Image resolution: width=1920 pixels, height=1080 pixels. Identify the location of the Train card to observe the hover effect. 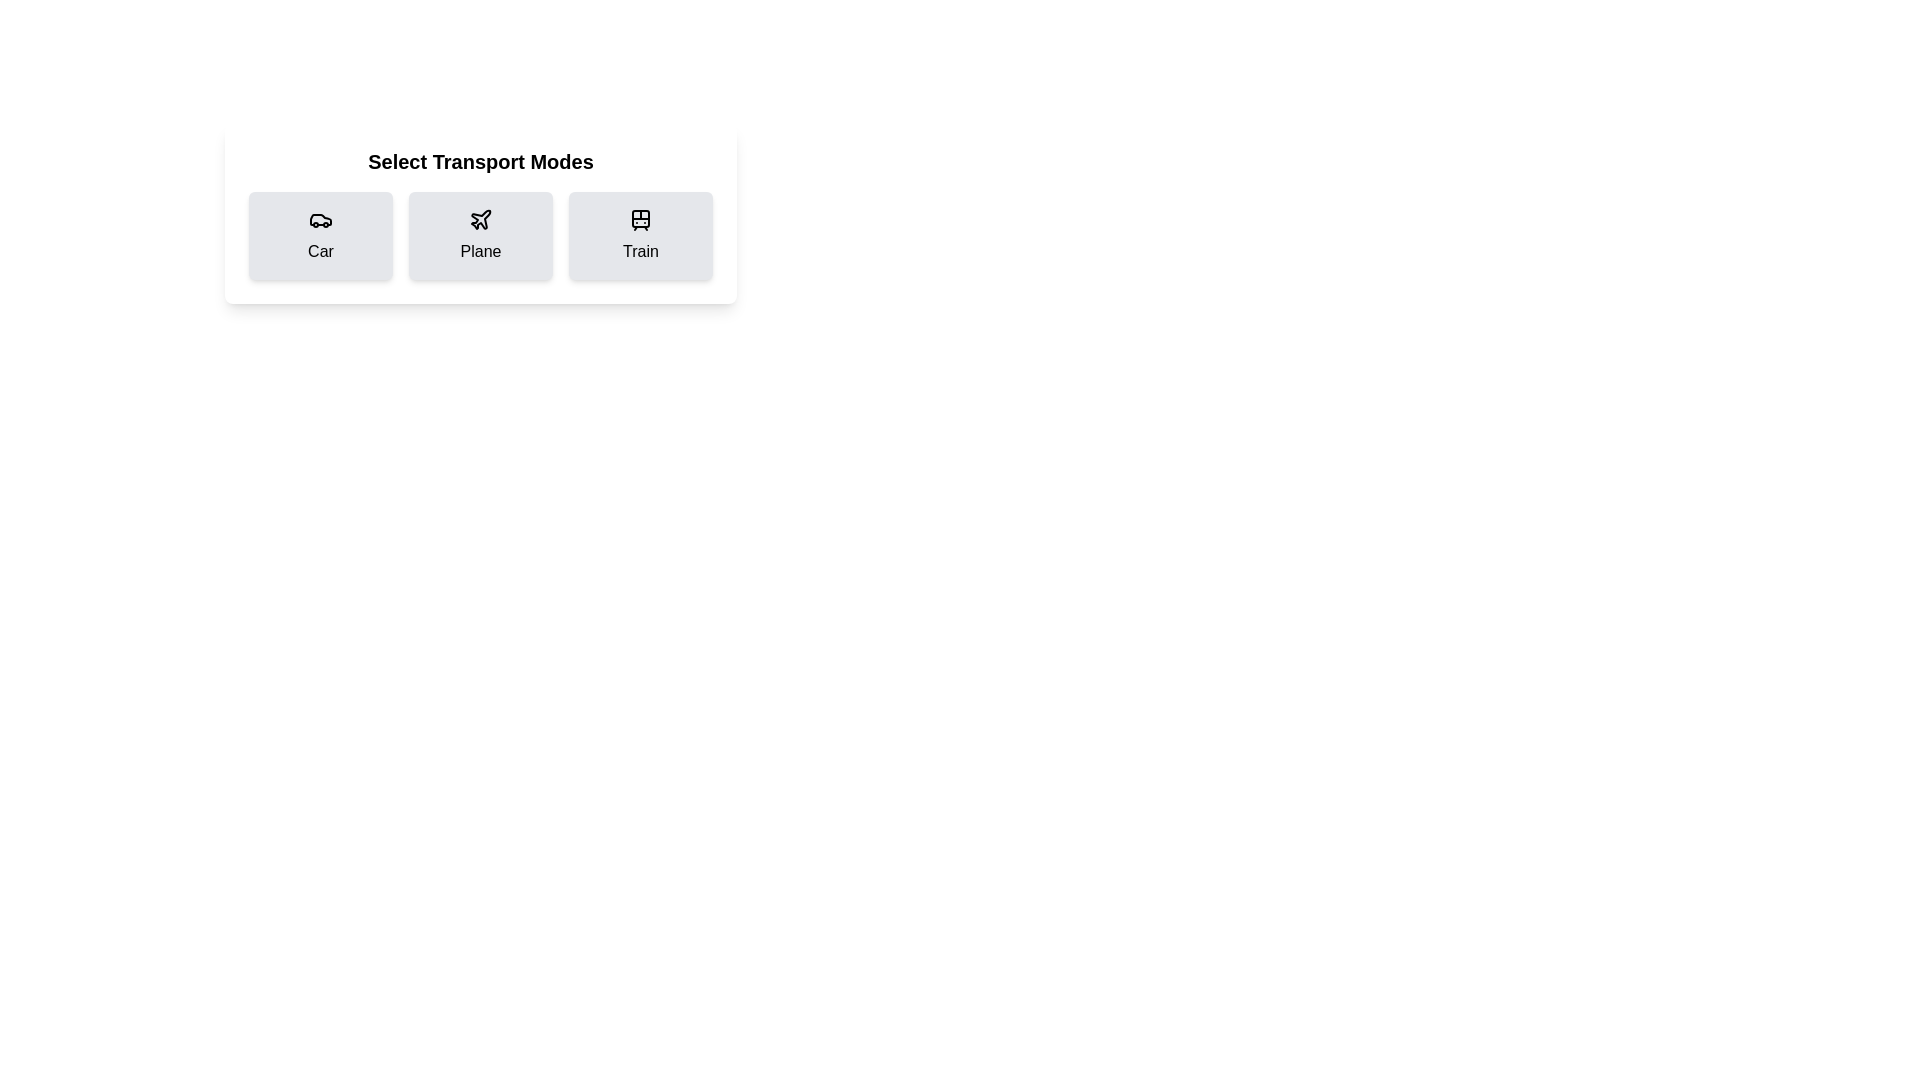
(641, 234).